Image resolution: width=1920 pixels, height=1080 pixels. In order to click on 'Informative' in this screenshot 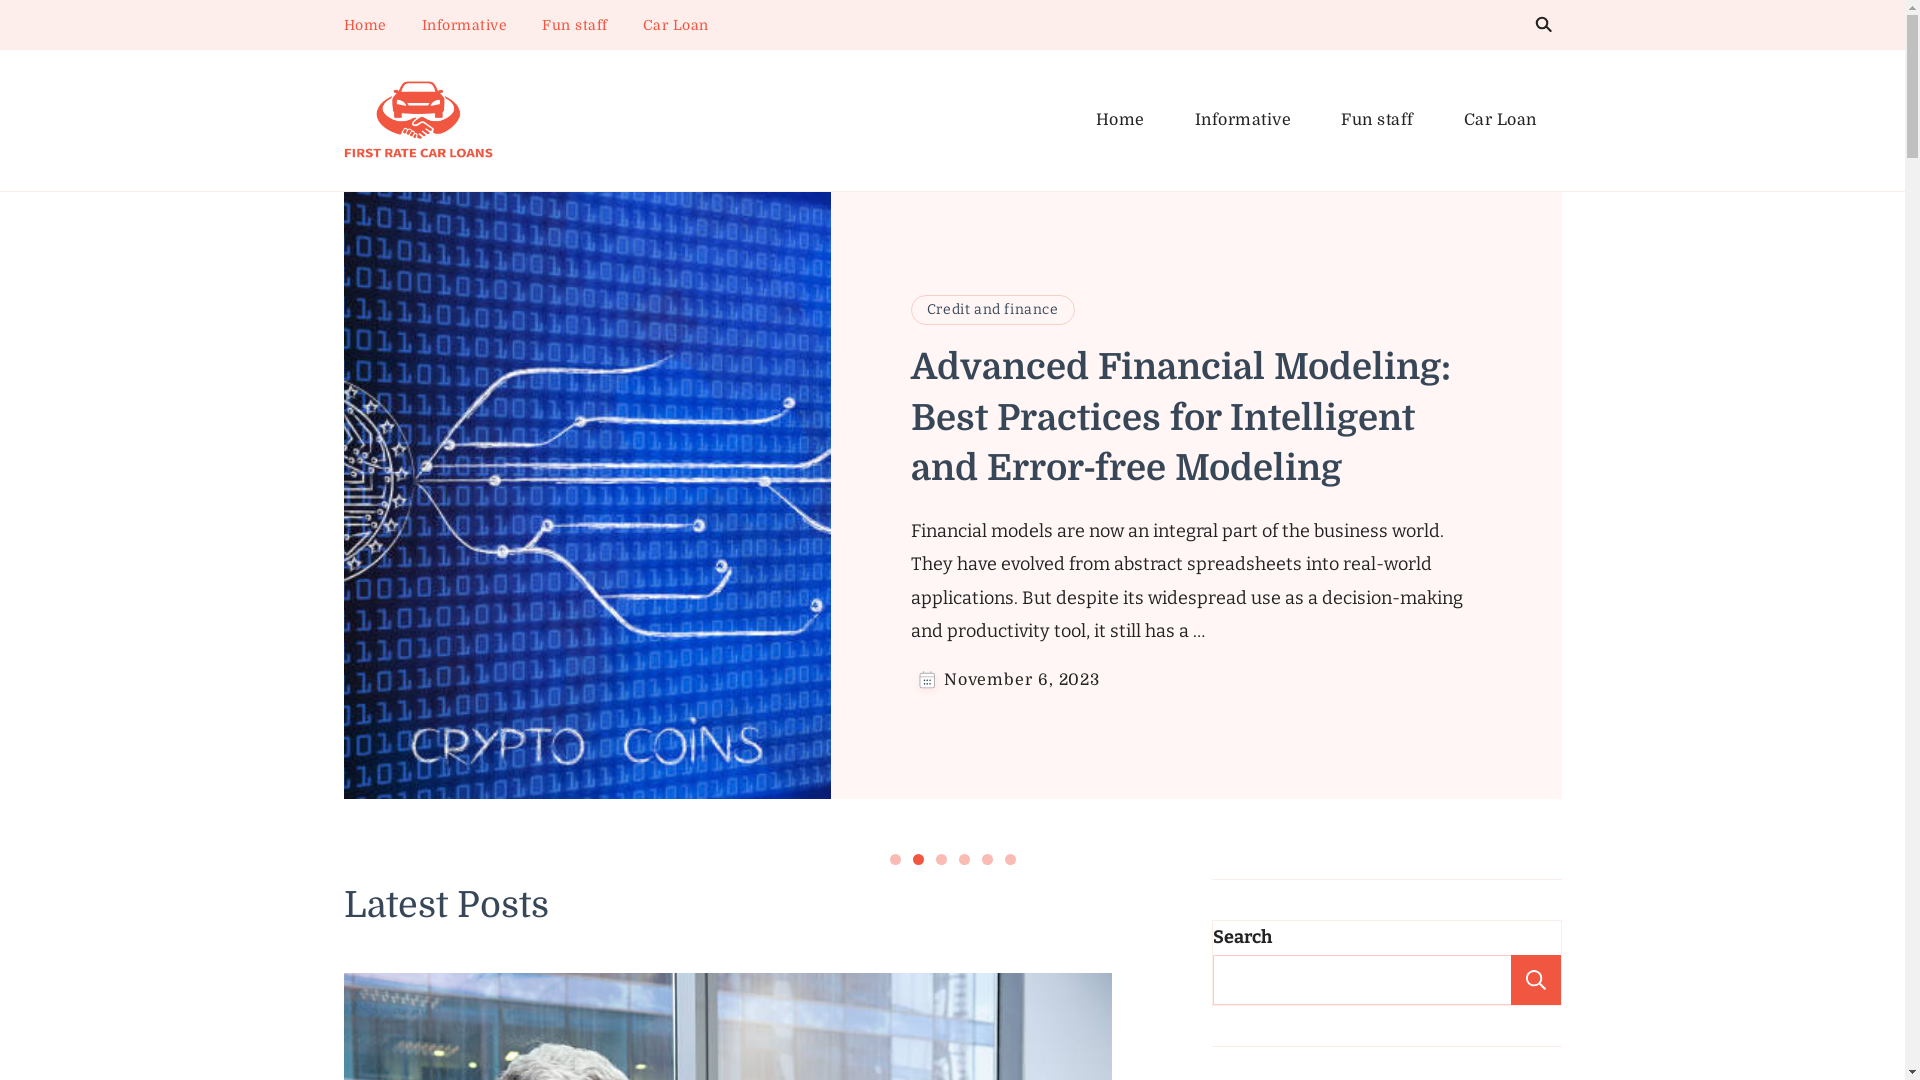, I will do `click(464, 24)`.